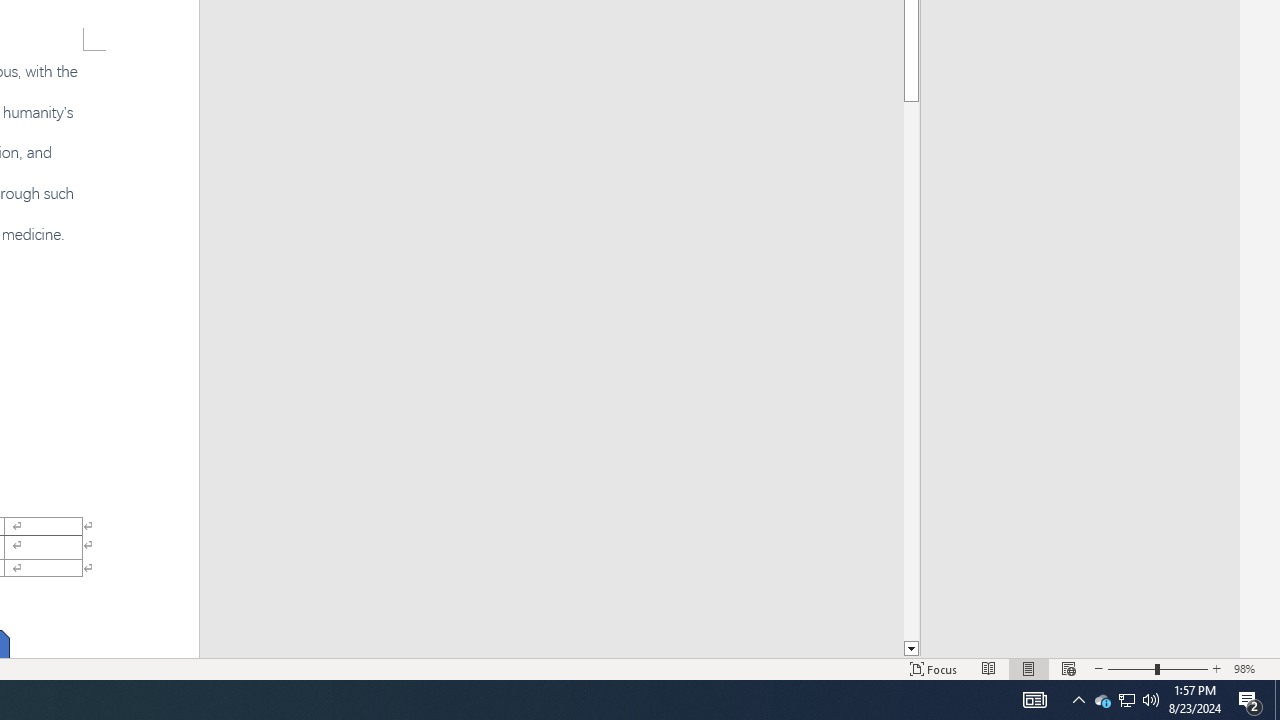  What do you see at coordinates (1216, 669) in the screenshot?
I see `'Zoom In'` at bounding box center [1216, 669].